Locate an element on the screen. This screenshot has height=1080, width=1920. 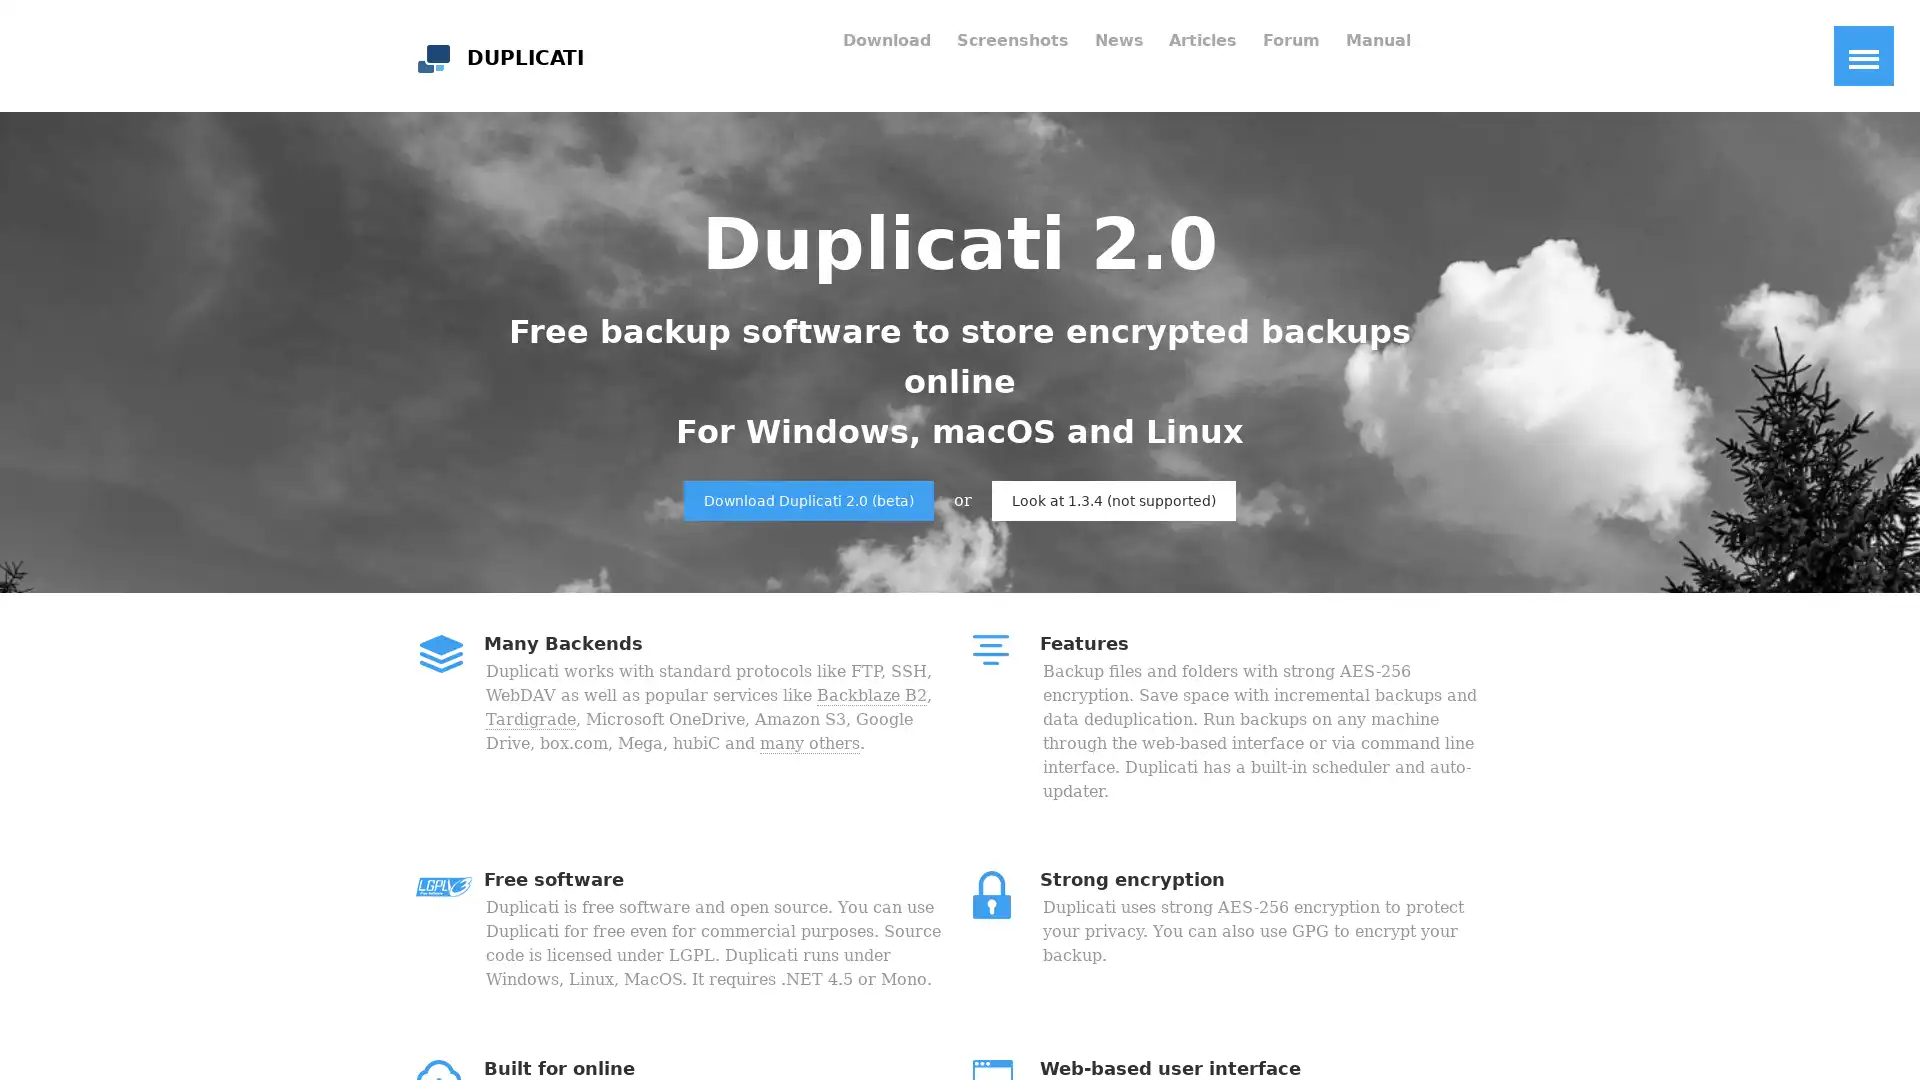
Toggle Navigation is located at coordinates (1862, 53).